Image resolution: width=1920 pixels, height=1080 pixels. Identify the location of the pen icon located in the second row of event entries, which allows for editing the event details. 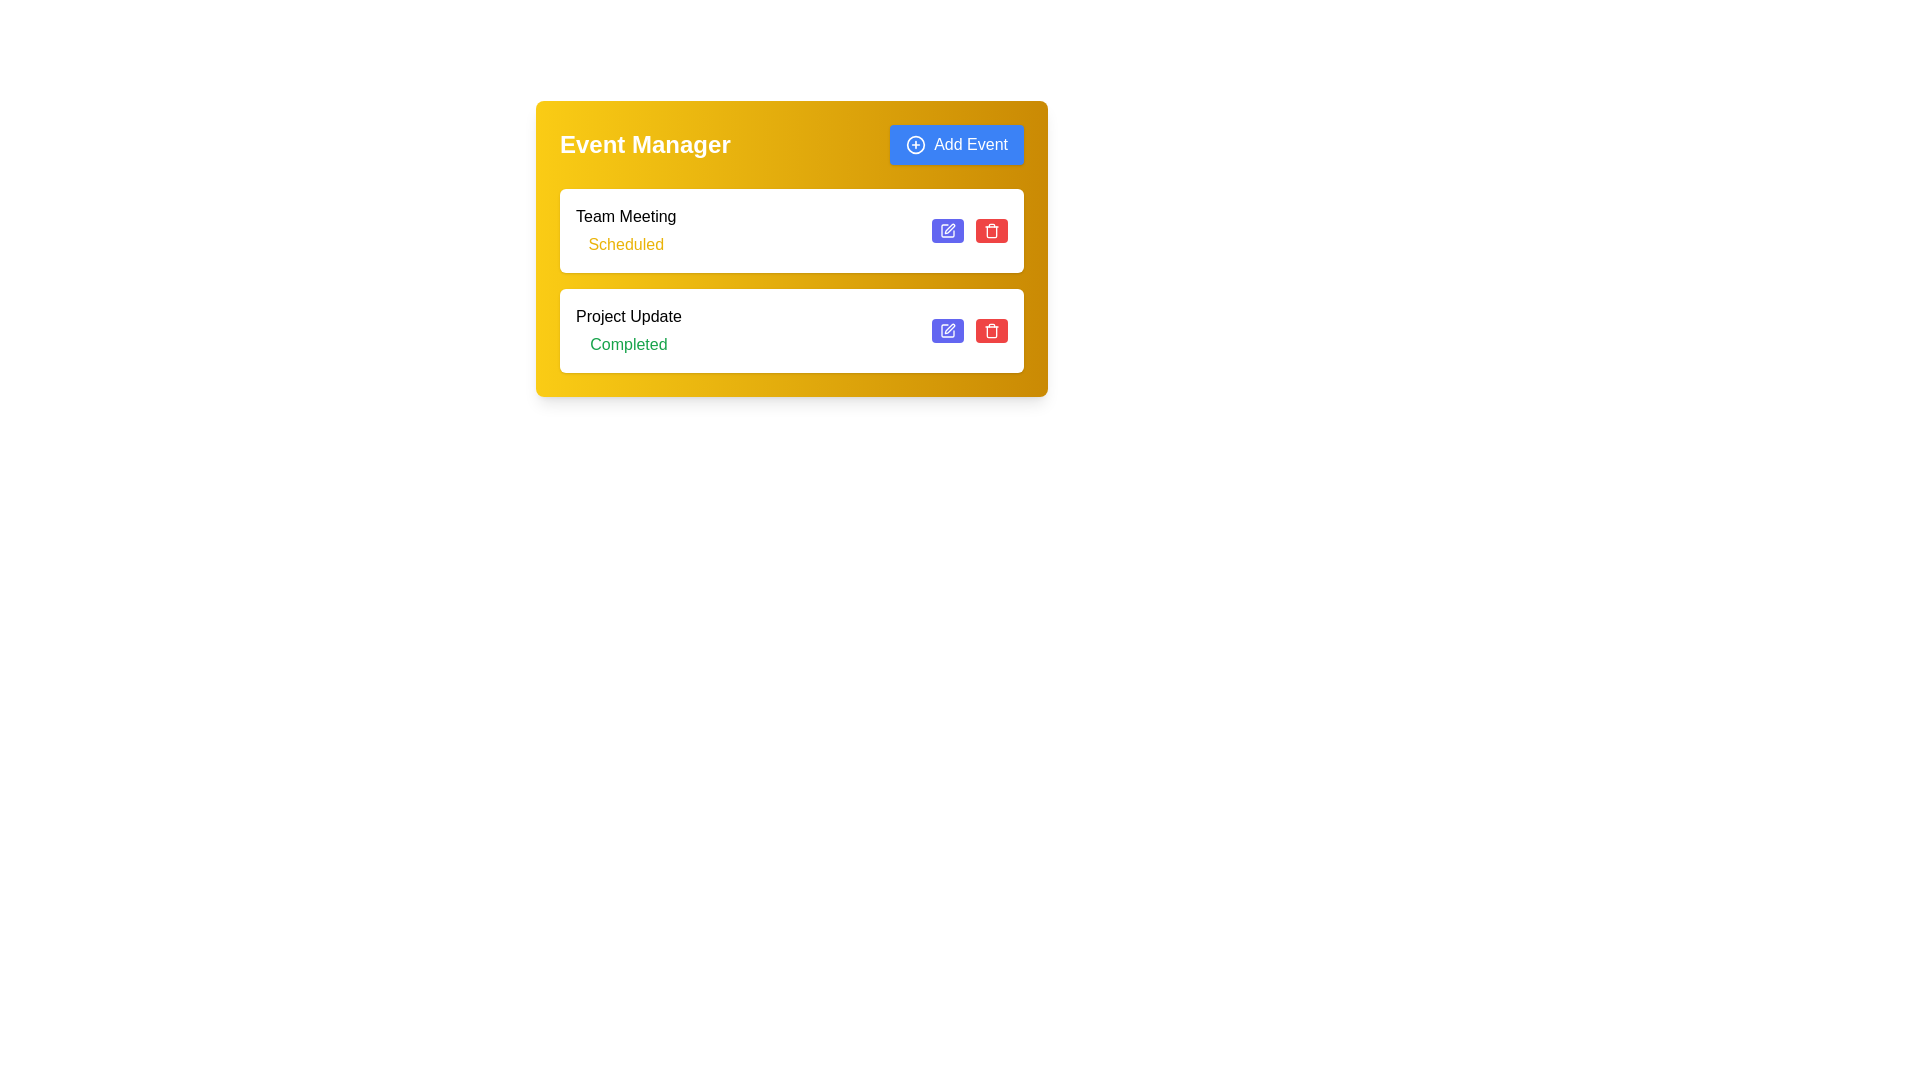
(949, 327).